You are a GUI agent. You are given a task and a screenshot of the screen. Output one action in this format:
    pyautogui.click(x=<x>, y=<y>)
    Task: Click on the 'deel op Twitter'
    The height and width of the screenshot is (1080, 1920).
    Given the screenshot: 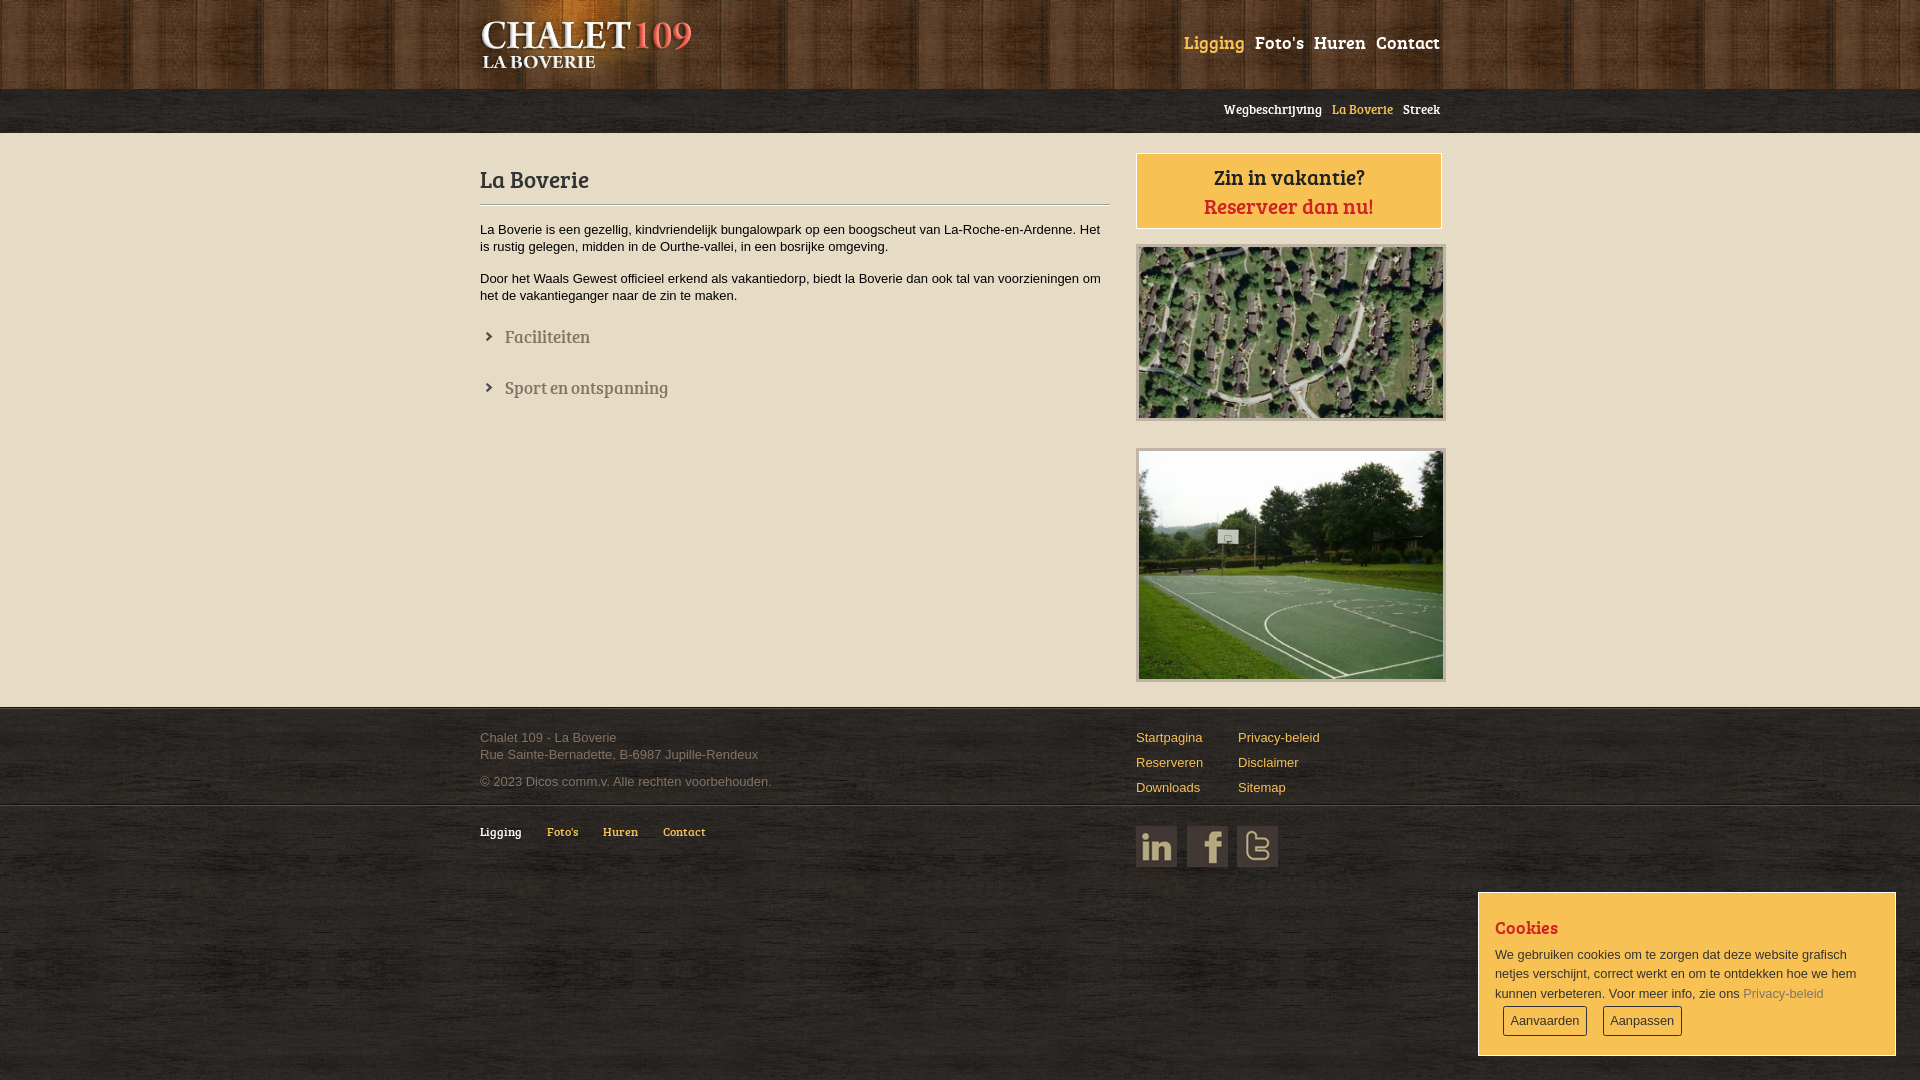 What is the action you would take?
    pyautogui.click(x=1256, y=846)
    